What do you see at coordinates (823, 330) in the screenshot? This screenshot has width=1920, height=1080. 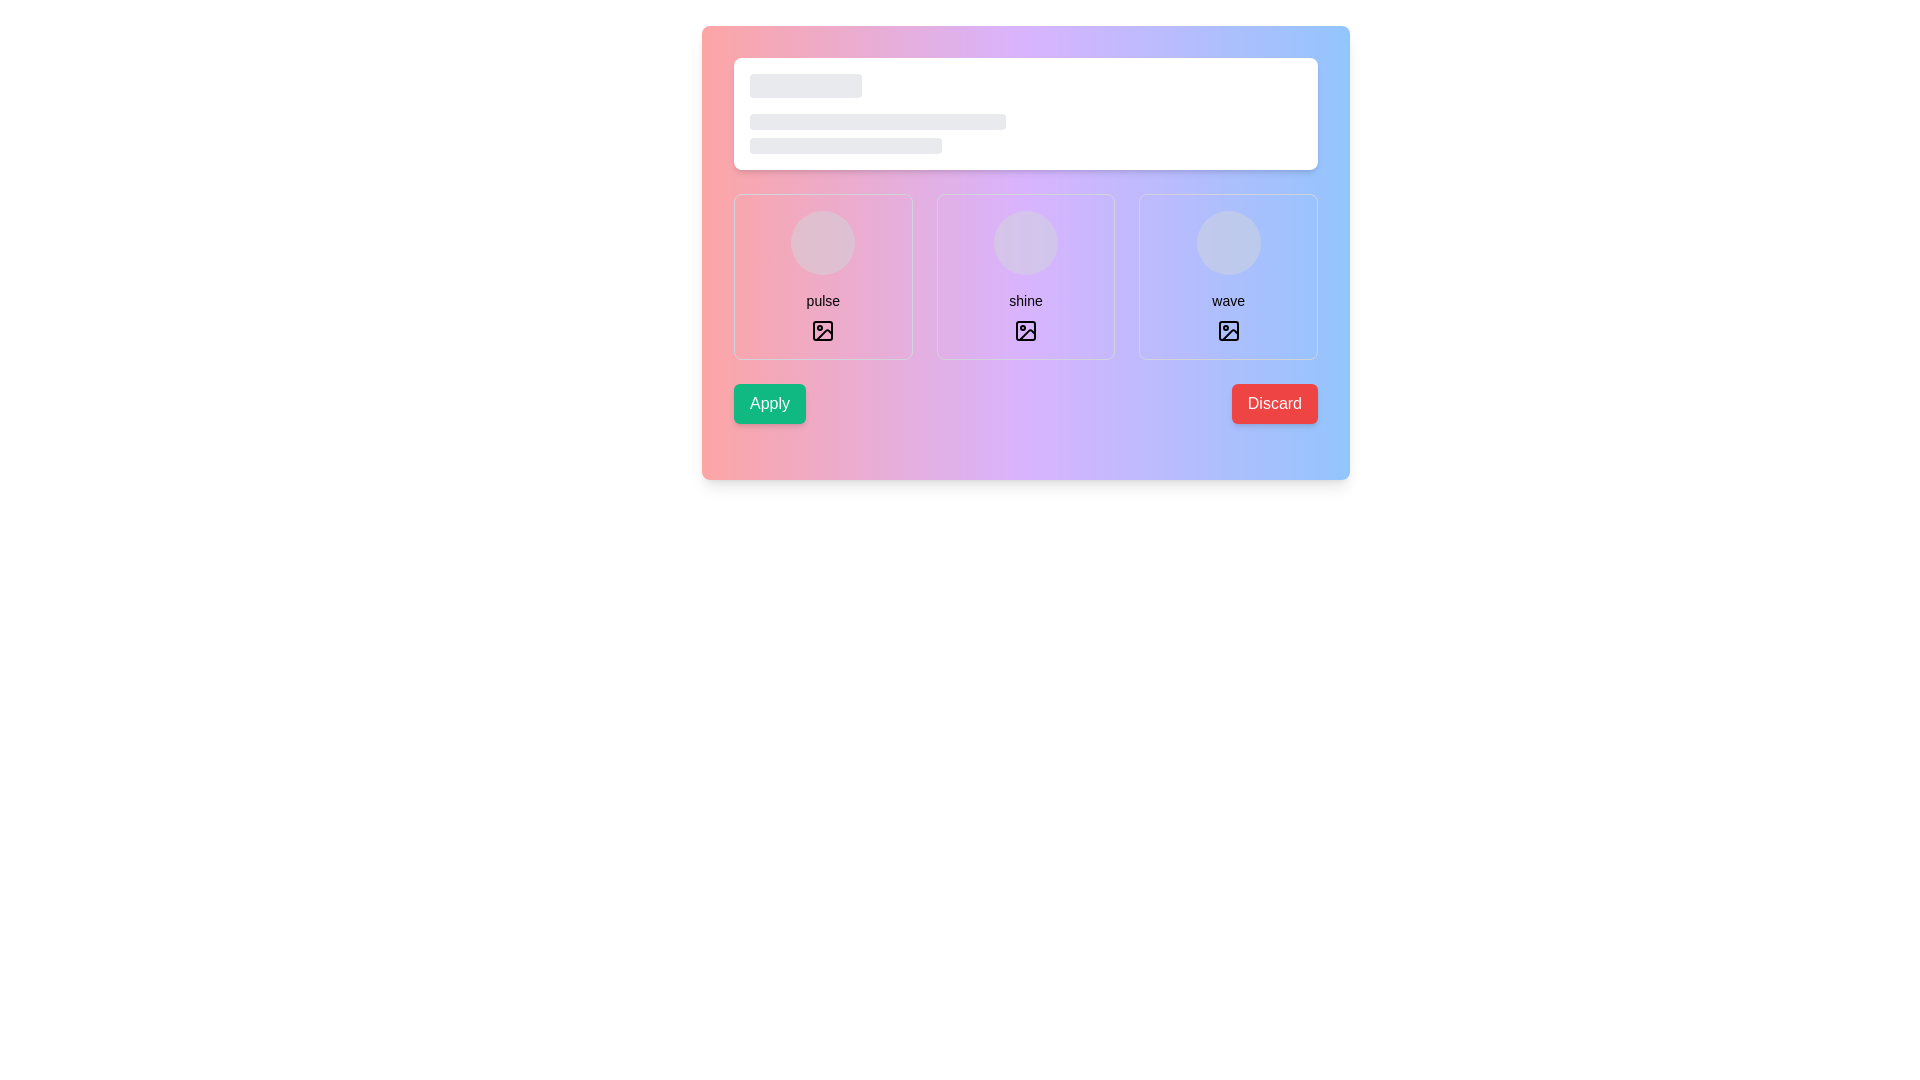 I see `the icon that serves as a visual placeholder or indicator within the bottom part of the 'pulse' card interface, positioned below a circular shape and the 'pulse' text label` at bounding box center [823, 330].